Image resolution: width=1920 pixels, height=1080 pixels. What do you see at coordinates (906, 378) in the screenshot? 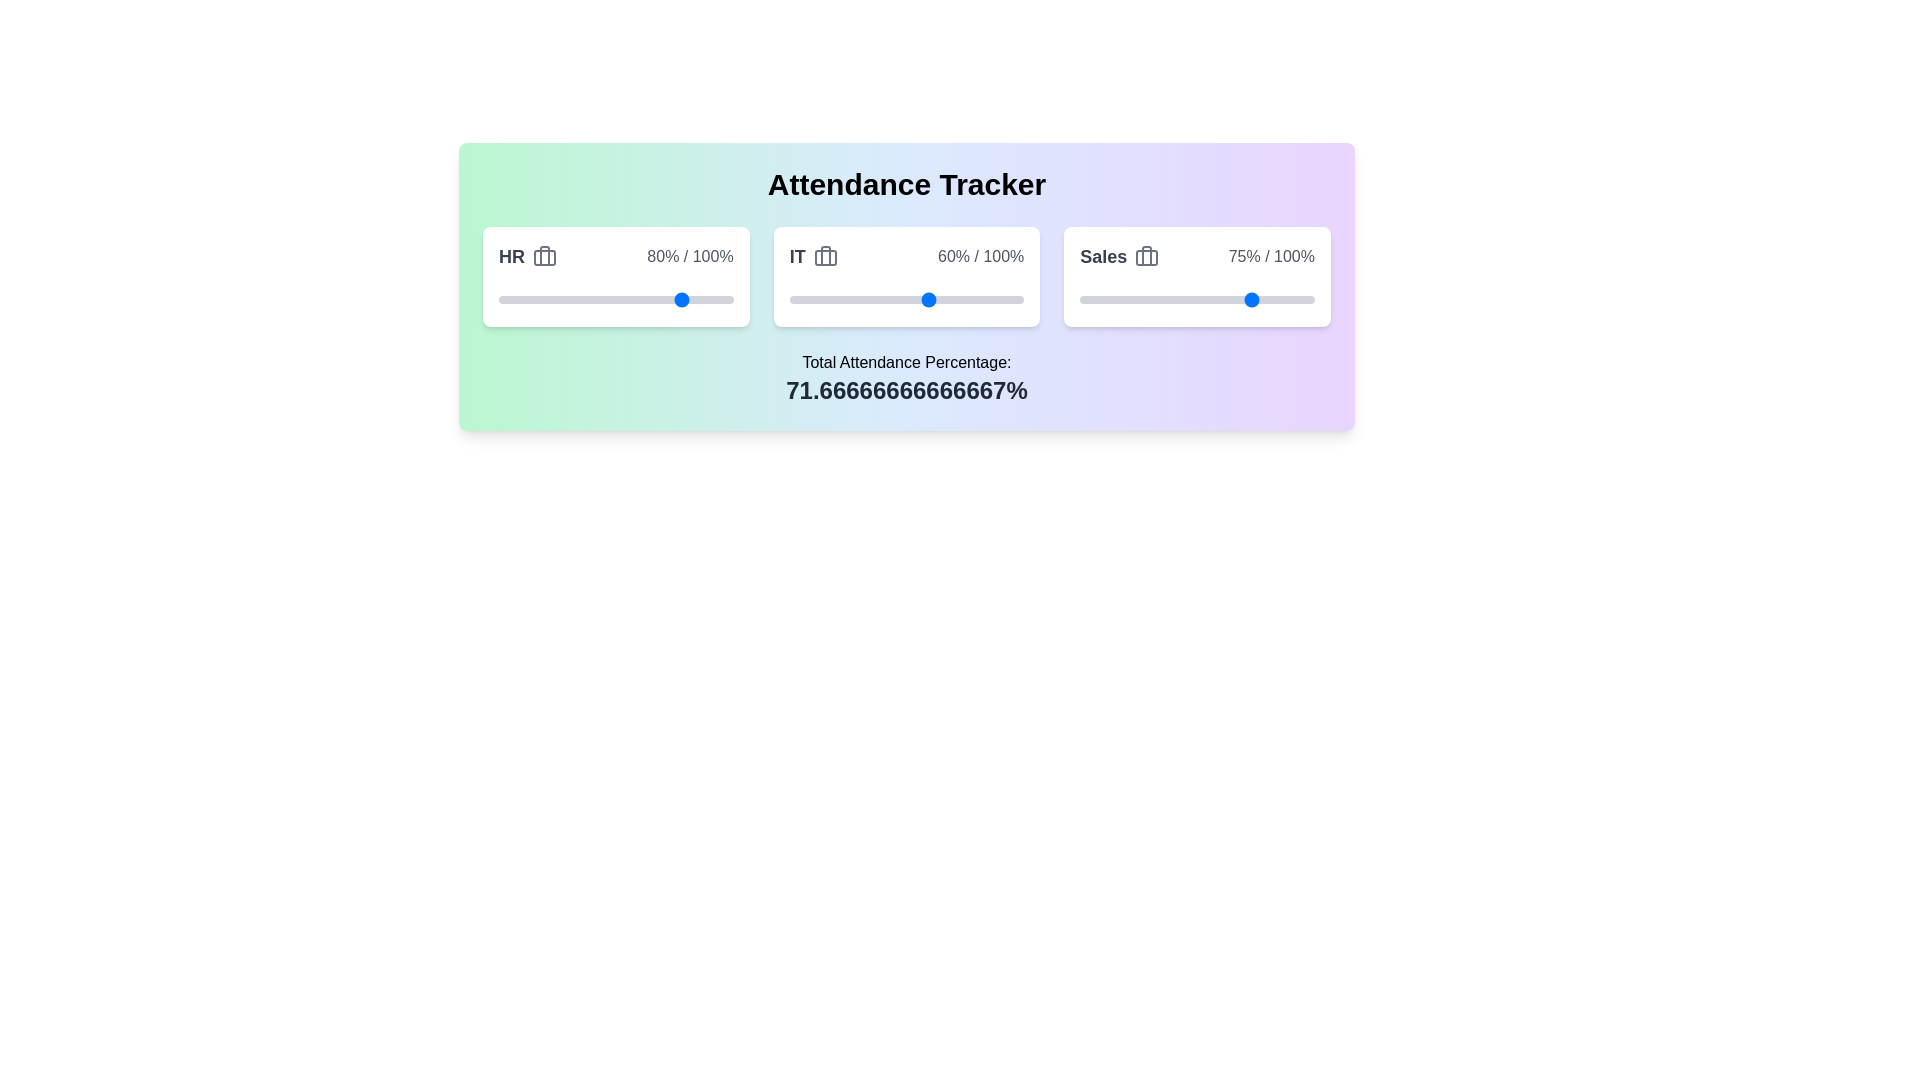
I see `the Text Display element that shows 'Total Attendance Percentage' with a bold percentage value in dark gray font, located at the bottom of the HR, IT, and Sales sections` at bounding box center [906, 378].